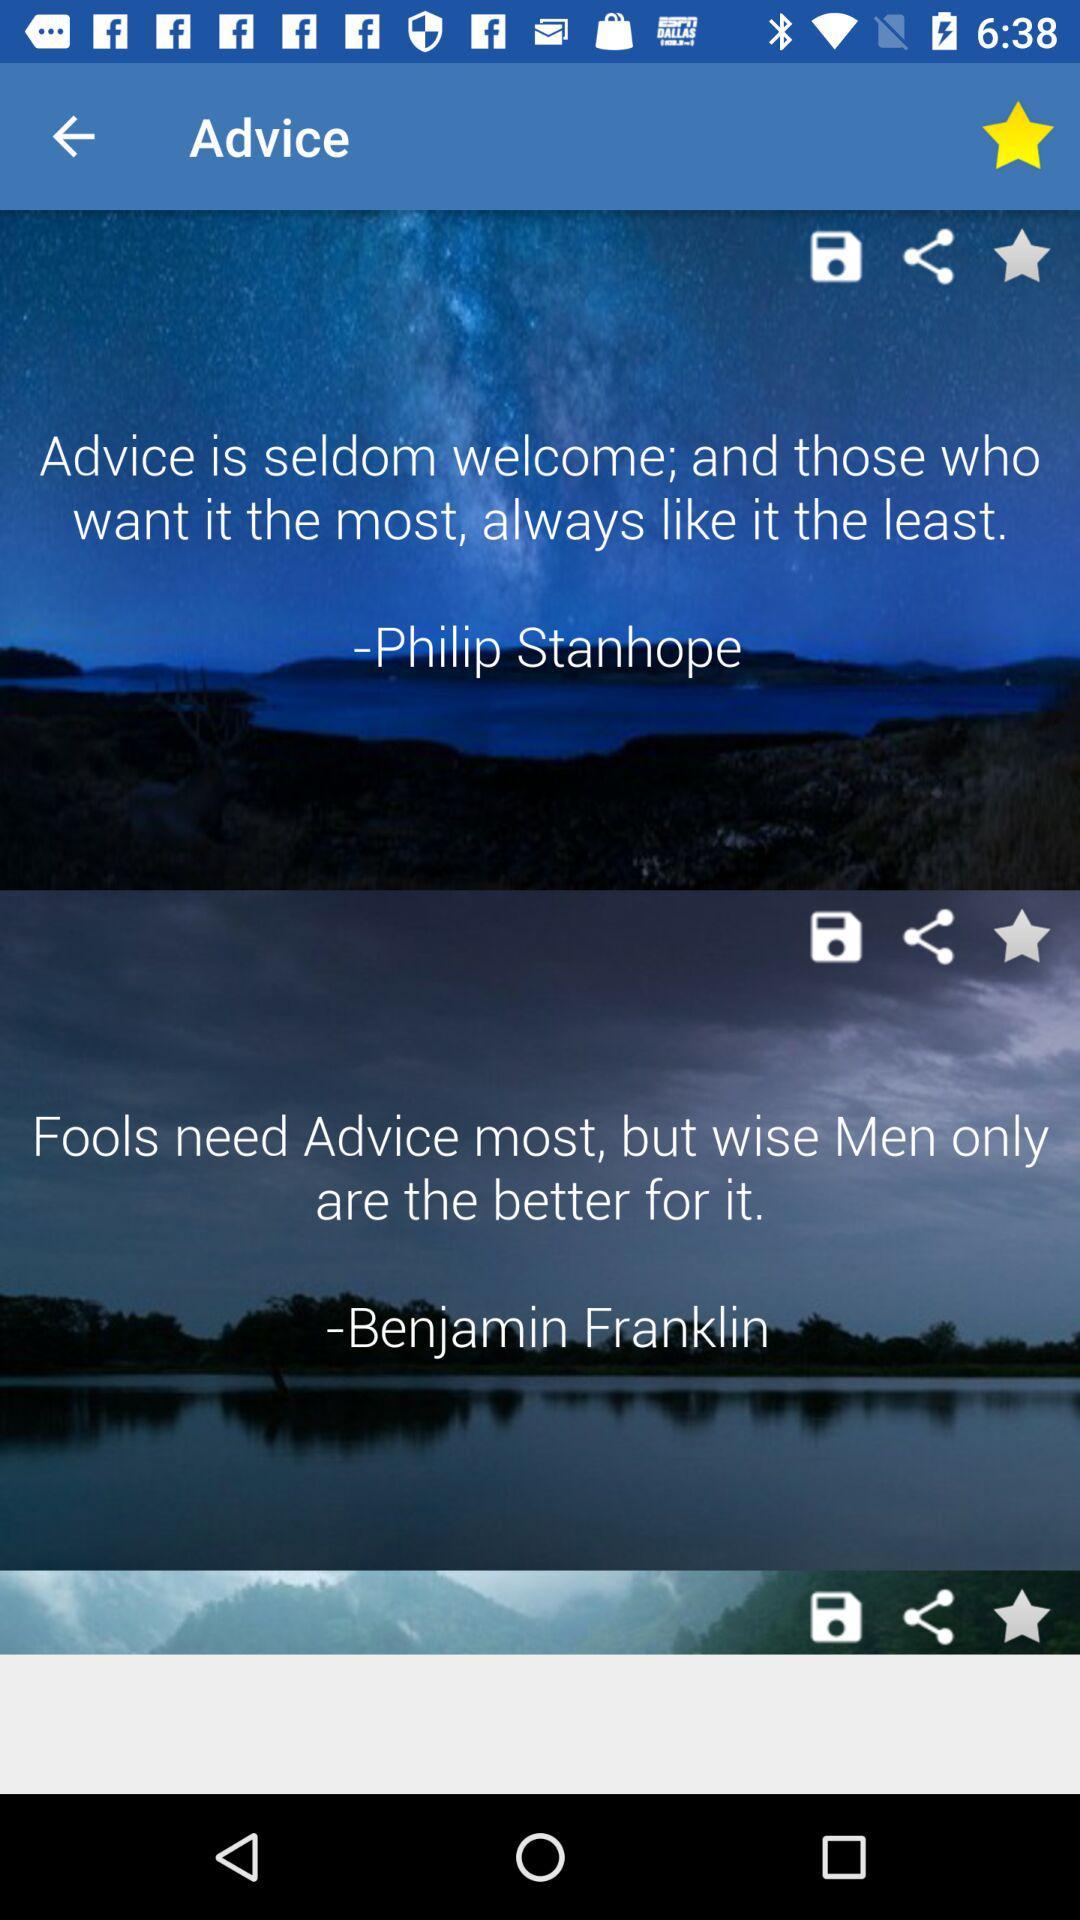  Describe the element at coordinates (928, 935) in the screenshot. I see `share the article` at that location.